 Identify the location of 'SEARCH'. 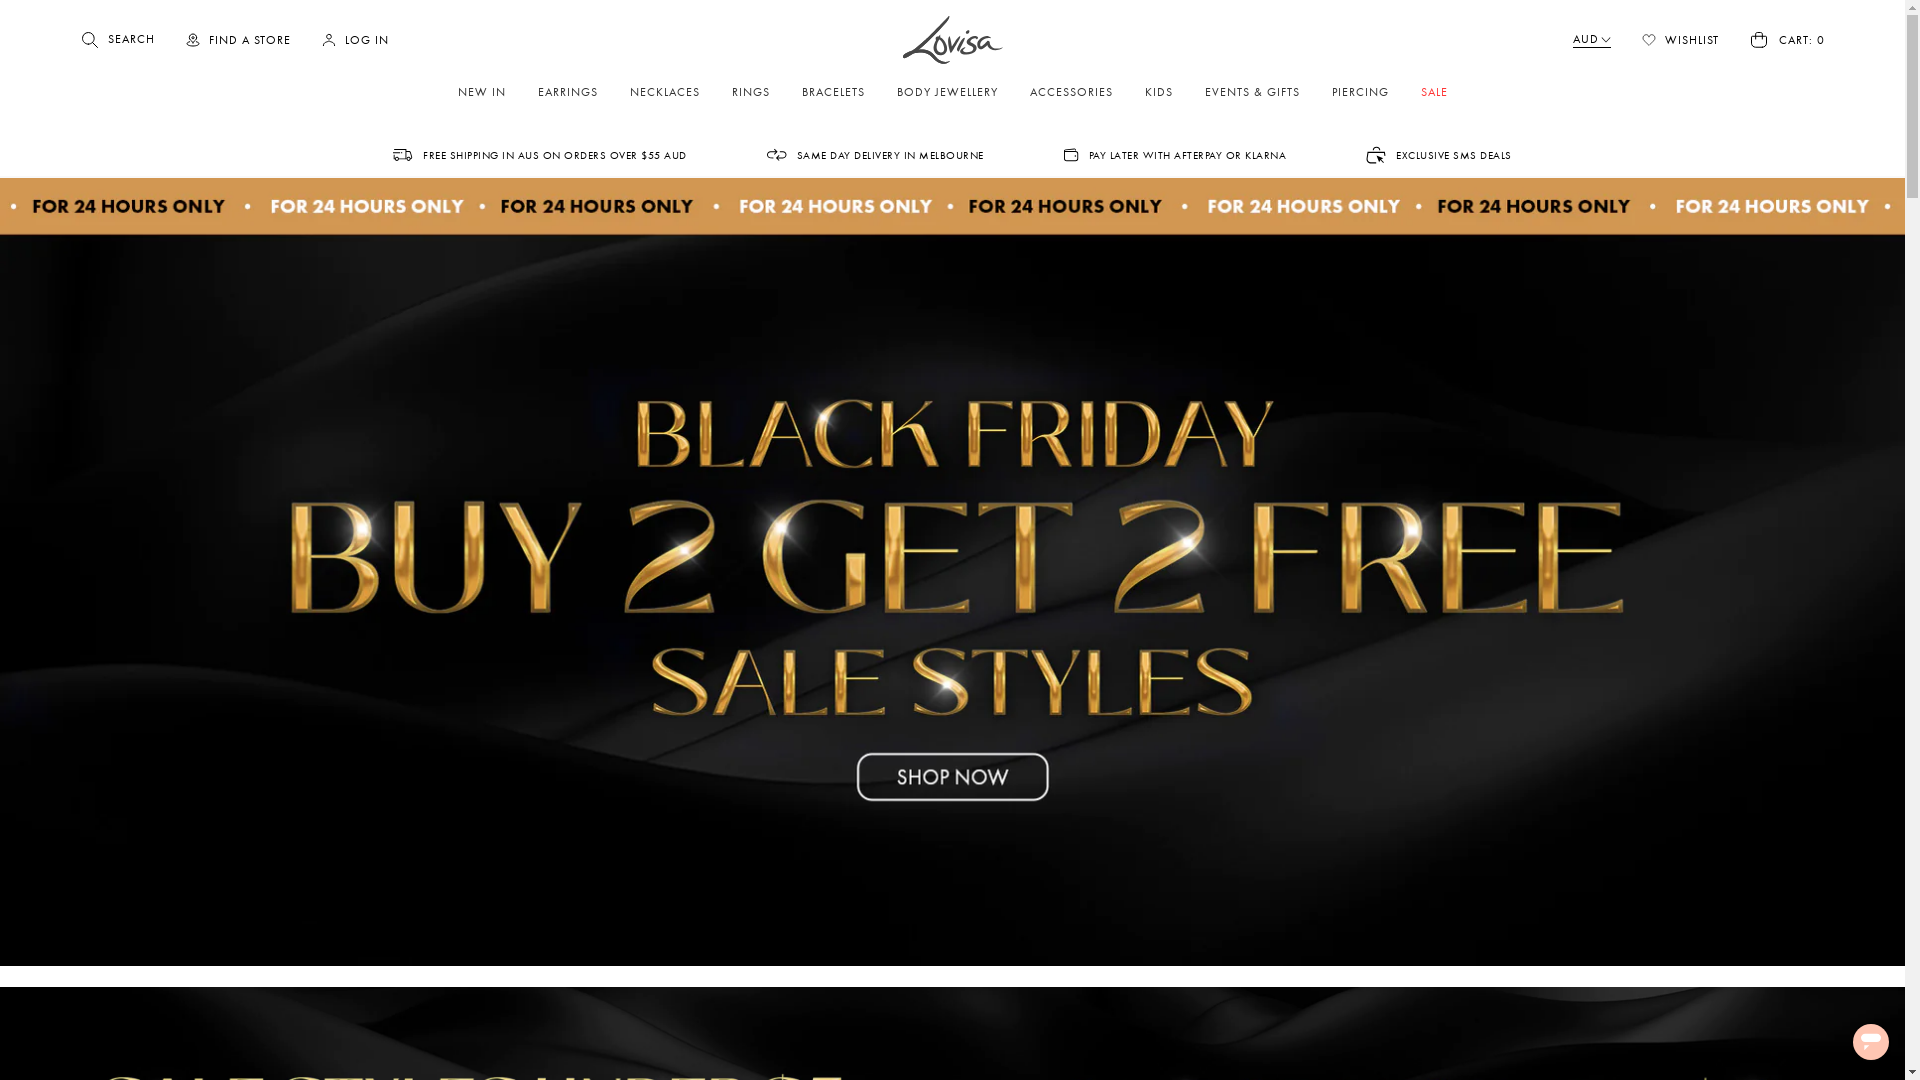
(116, 39).